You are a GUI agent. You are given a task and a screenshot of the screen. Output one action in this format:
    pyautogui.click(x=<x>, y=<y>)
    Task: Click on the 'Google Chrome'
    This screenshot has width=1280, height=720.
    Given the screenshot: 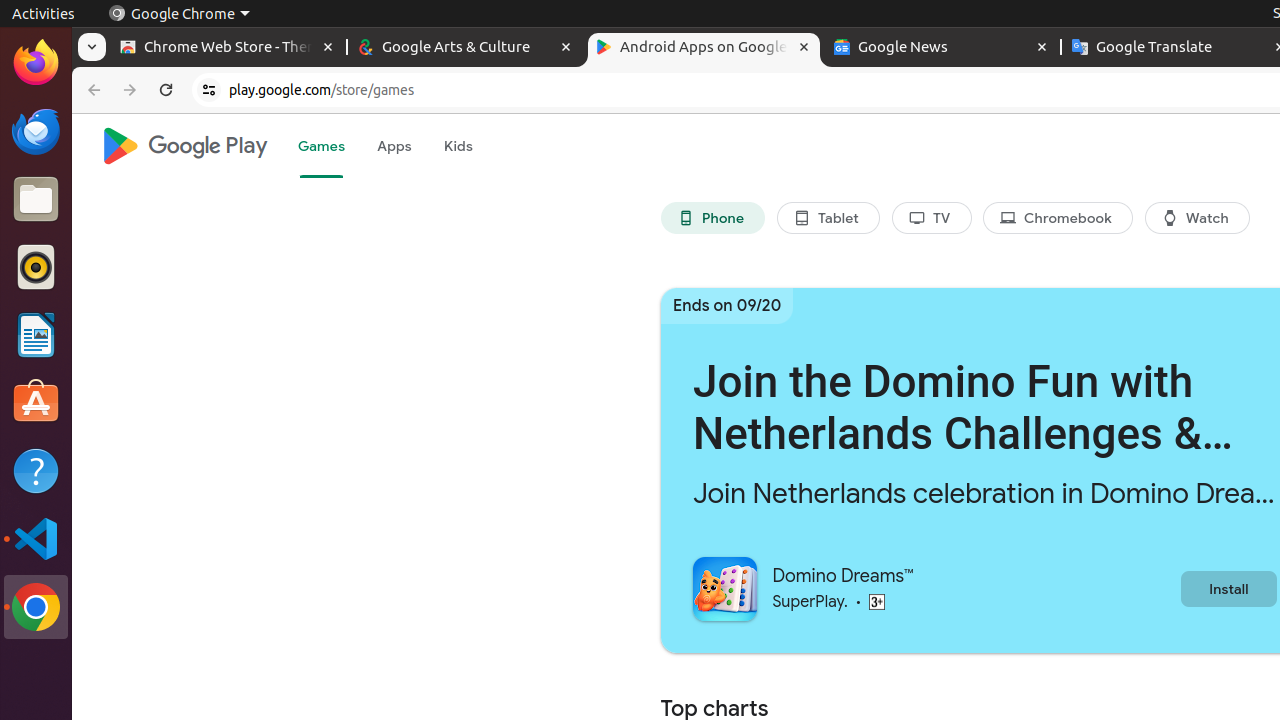 What is the action you would take?
    pyautogui.click(x=178, y=13)
    